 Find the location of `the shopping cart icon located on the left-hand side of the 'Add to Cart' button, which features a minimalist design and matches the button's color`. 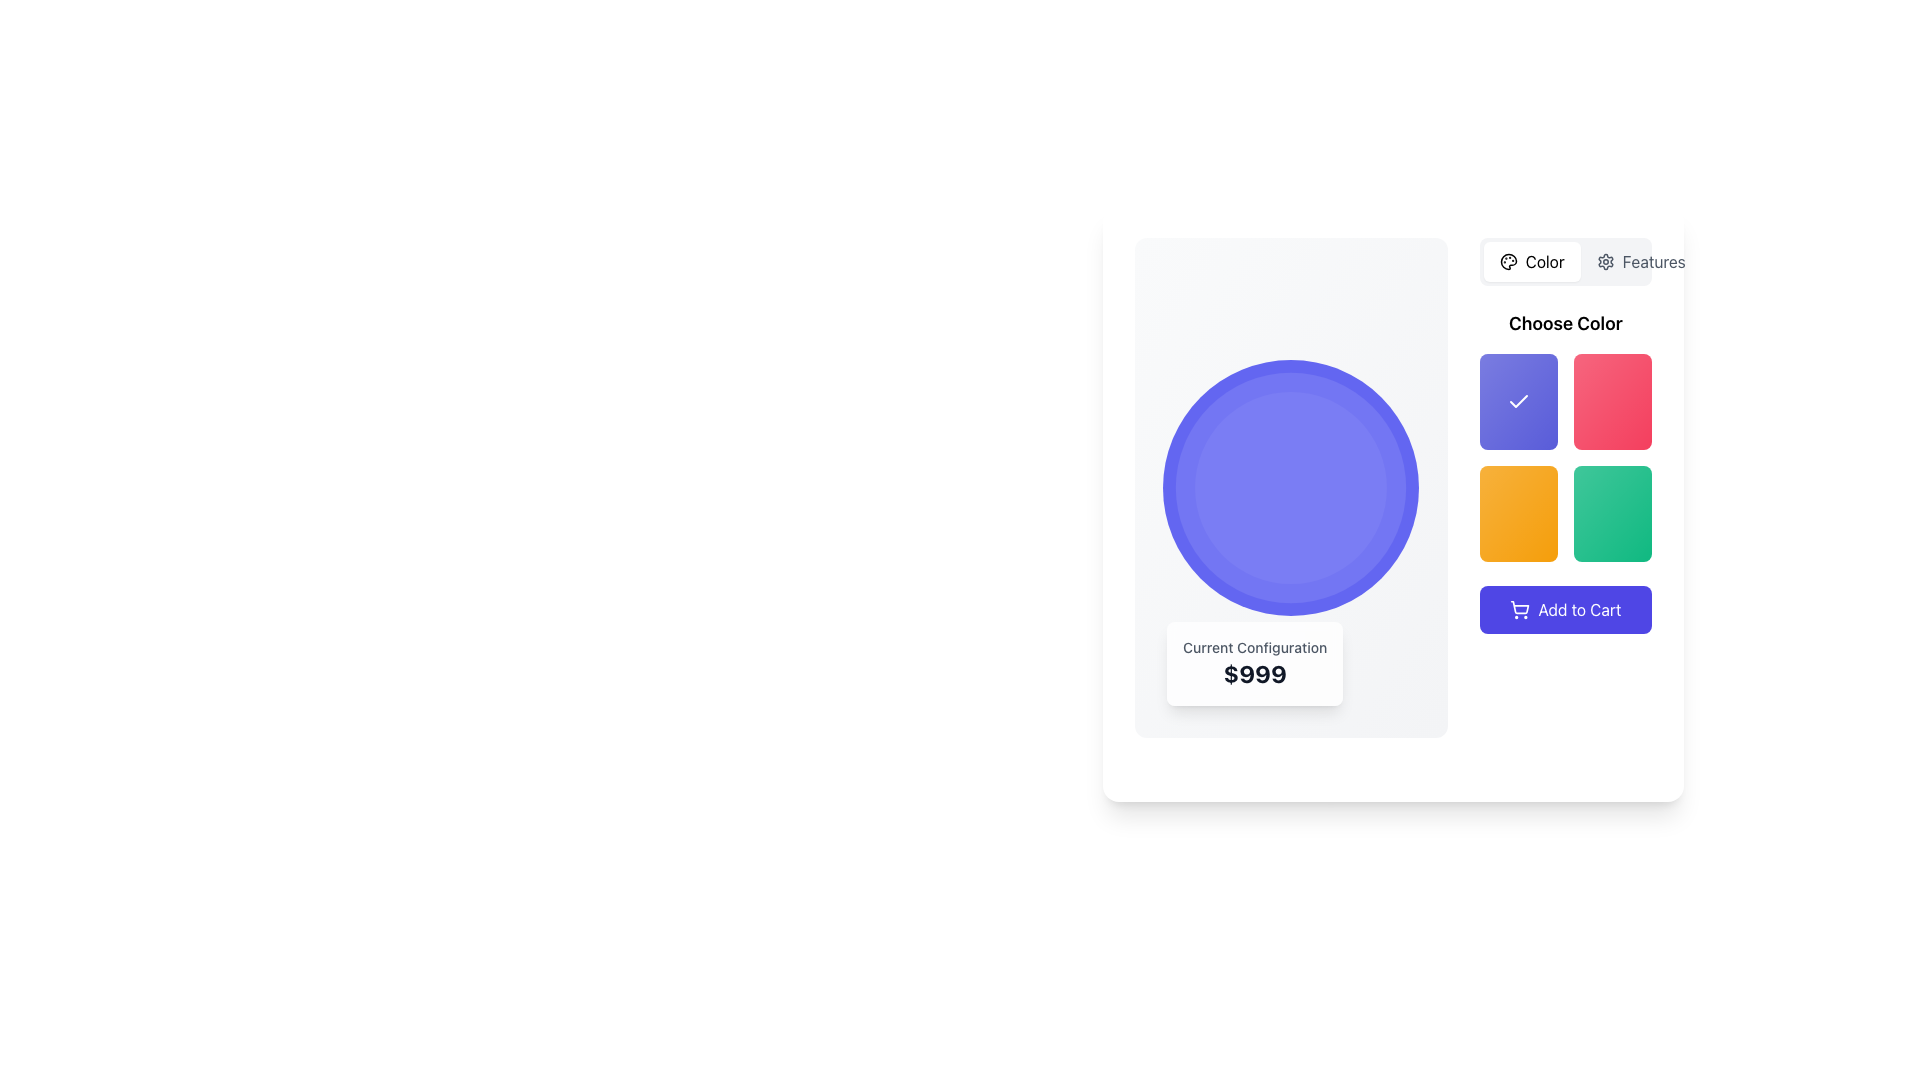

the shopping cart icon located on the left-hand side of the 'Add to Cart' button, which features a minimalist design and matches the button's color is located at coordinates (1520, 608).